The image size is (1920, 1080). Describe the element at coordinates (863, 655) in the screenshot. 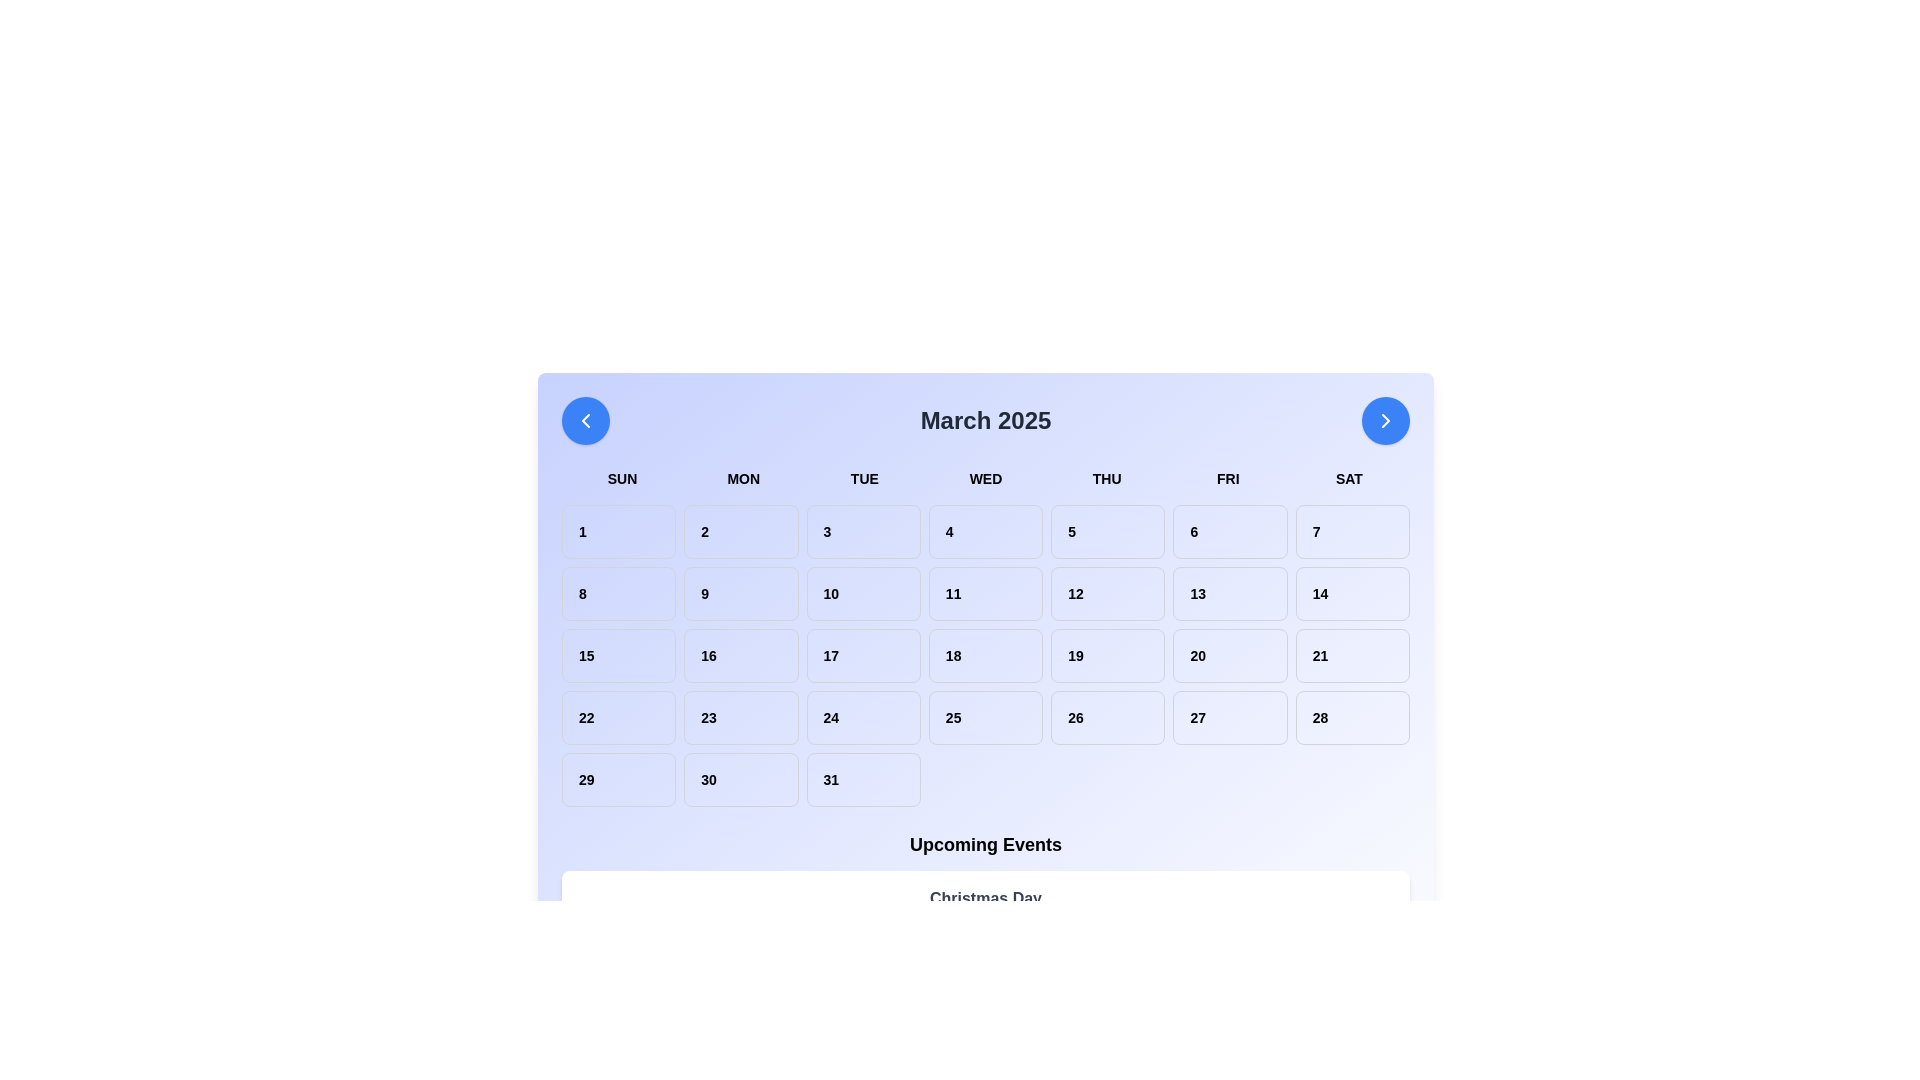

I see `the button representing the date 17 in the calendar grid under the 'TUE' column` at that location.